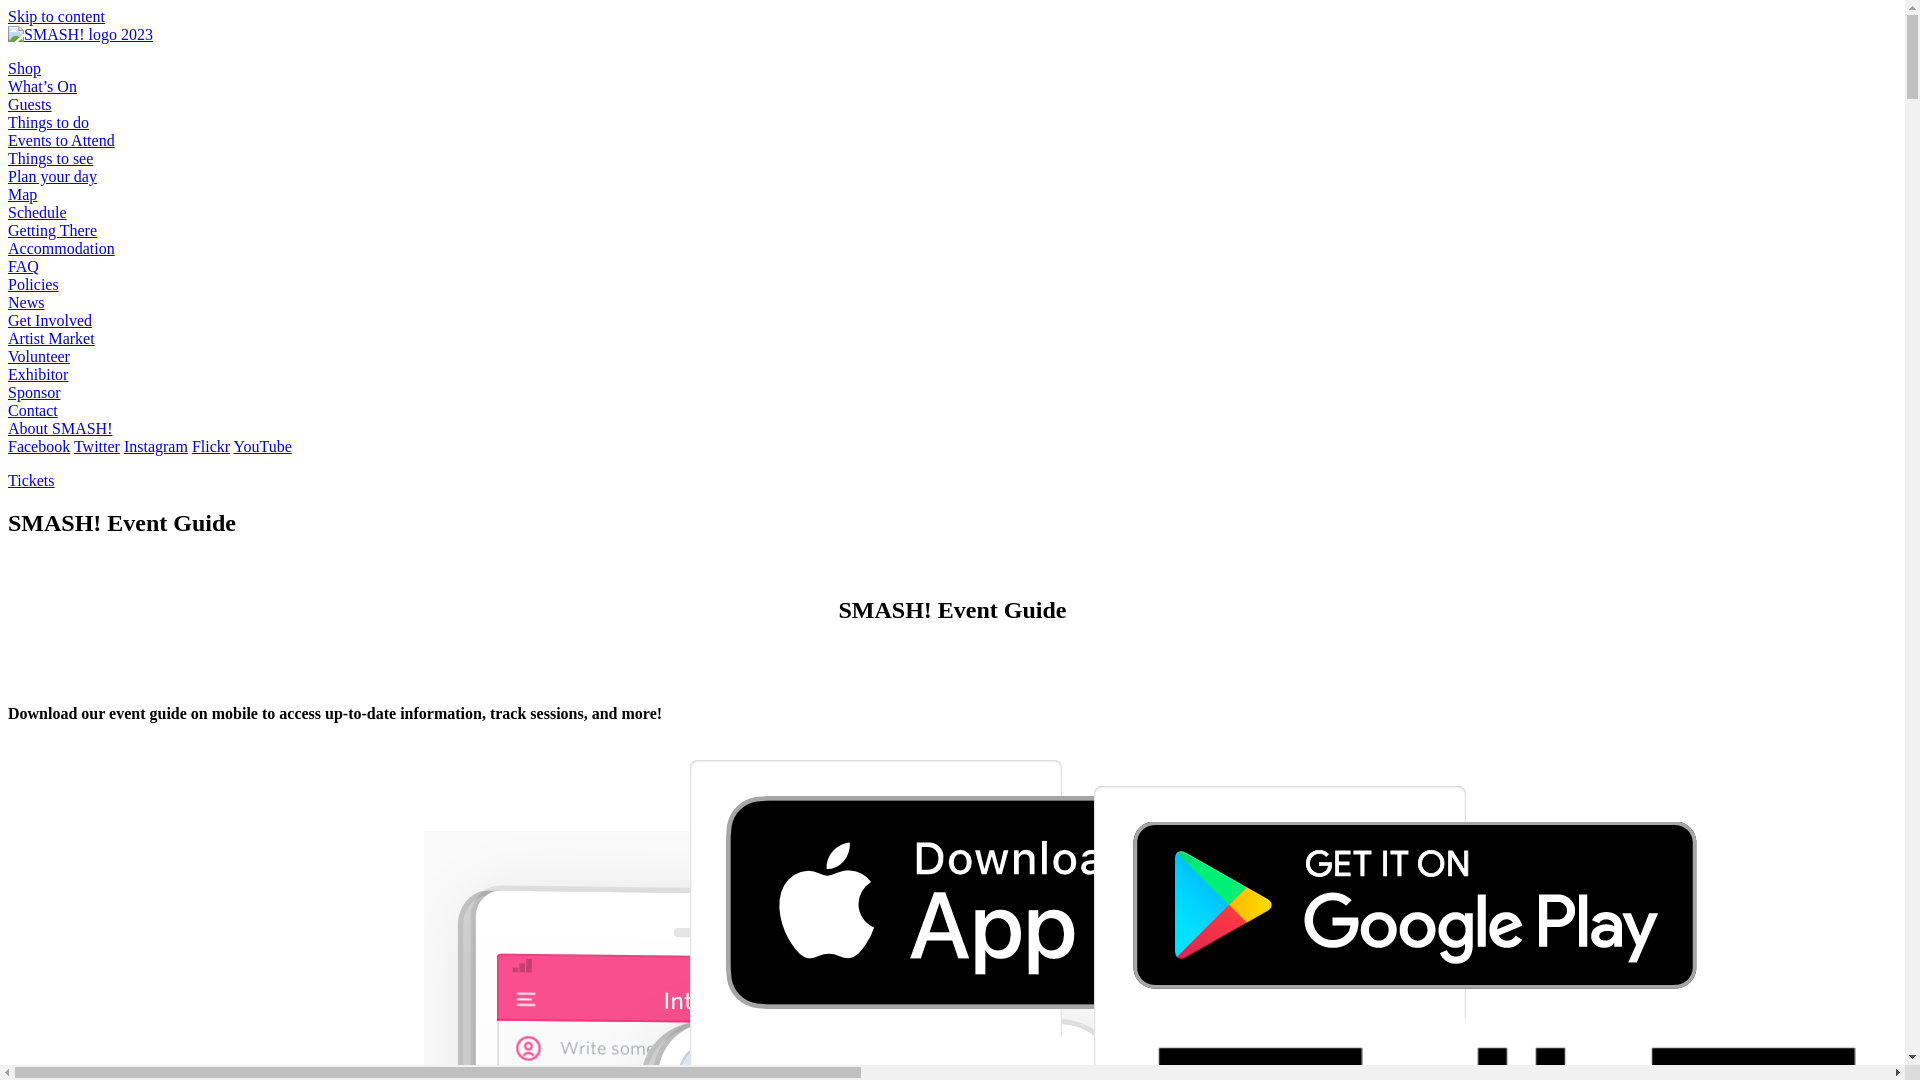 This screenshot has width=1920, height=1080. I want to click on 'News', so click(25, 302).